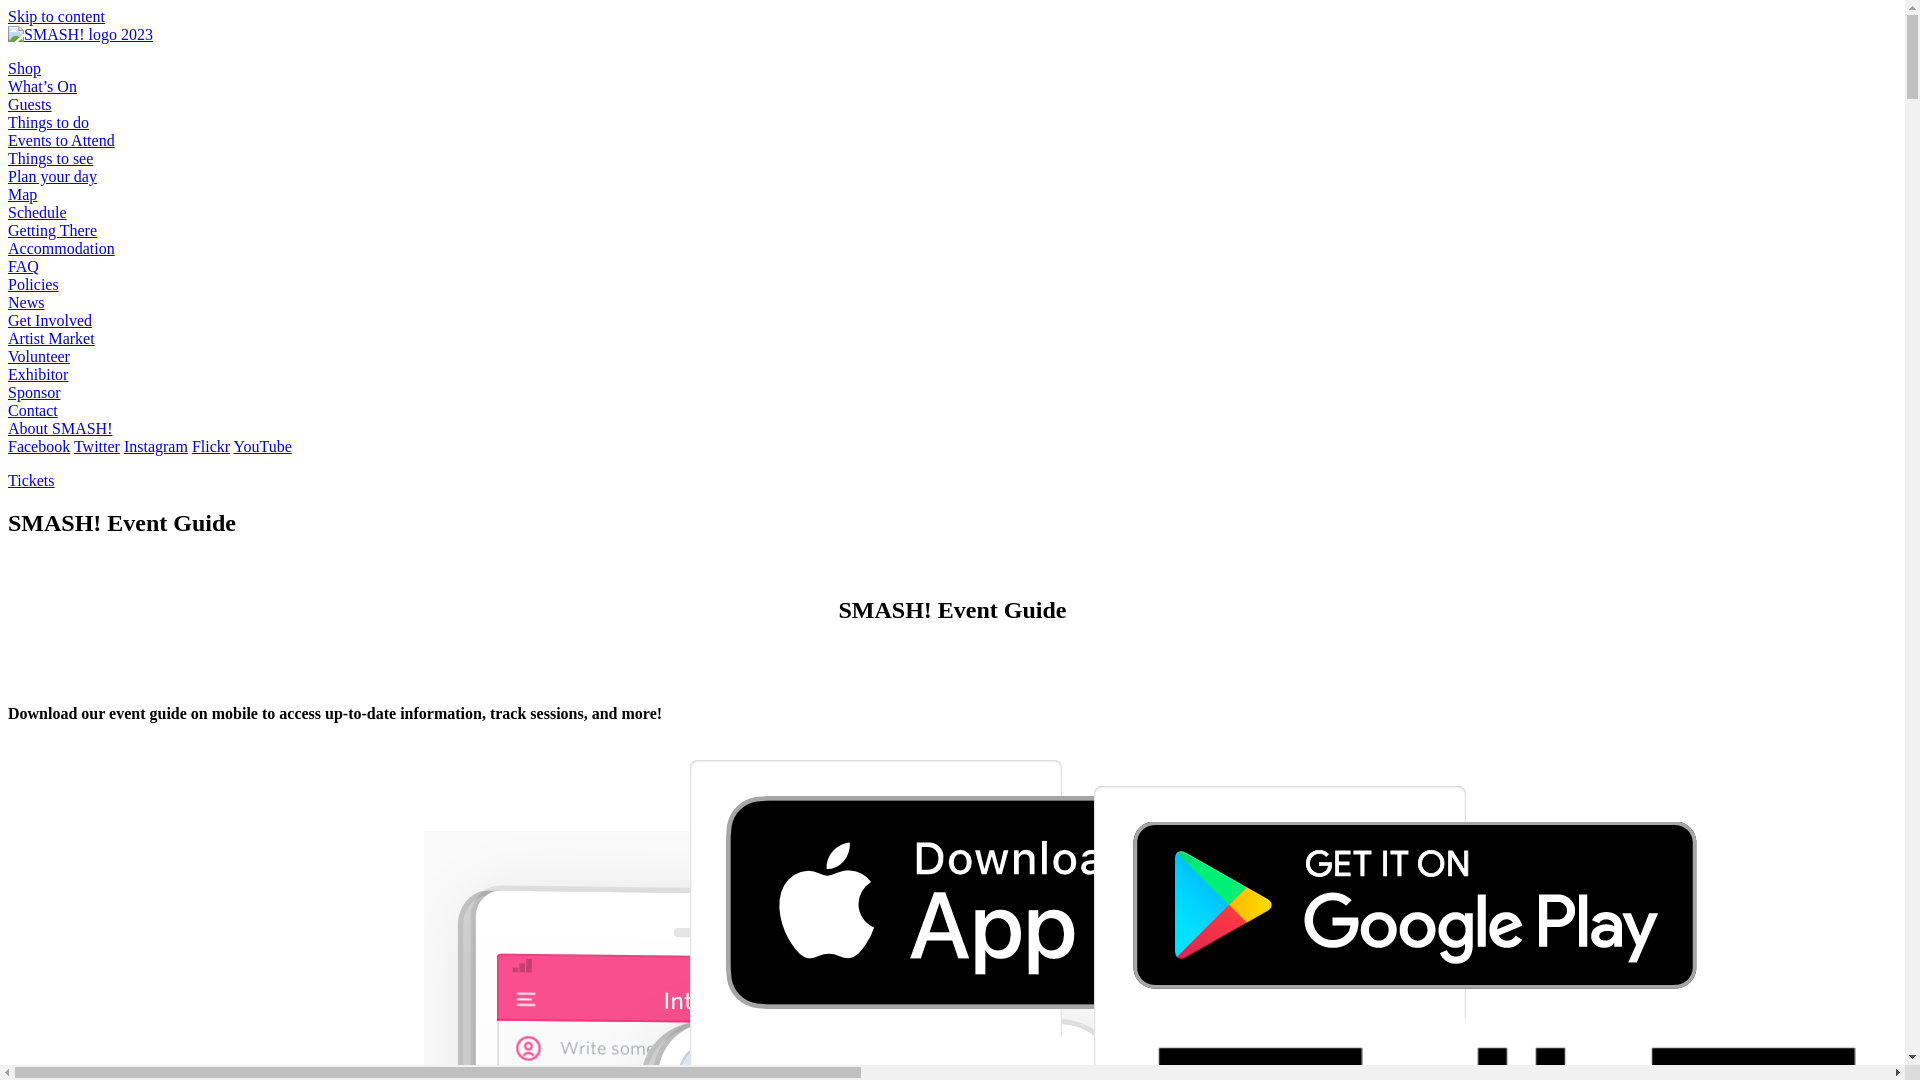 This screenshot has width=1920, height=1080. I want to click on 'News', so click(25, 302).